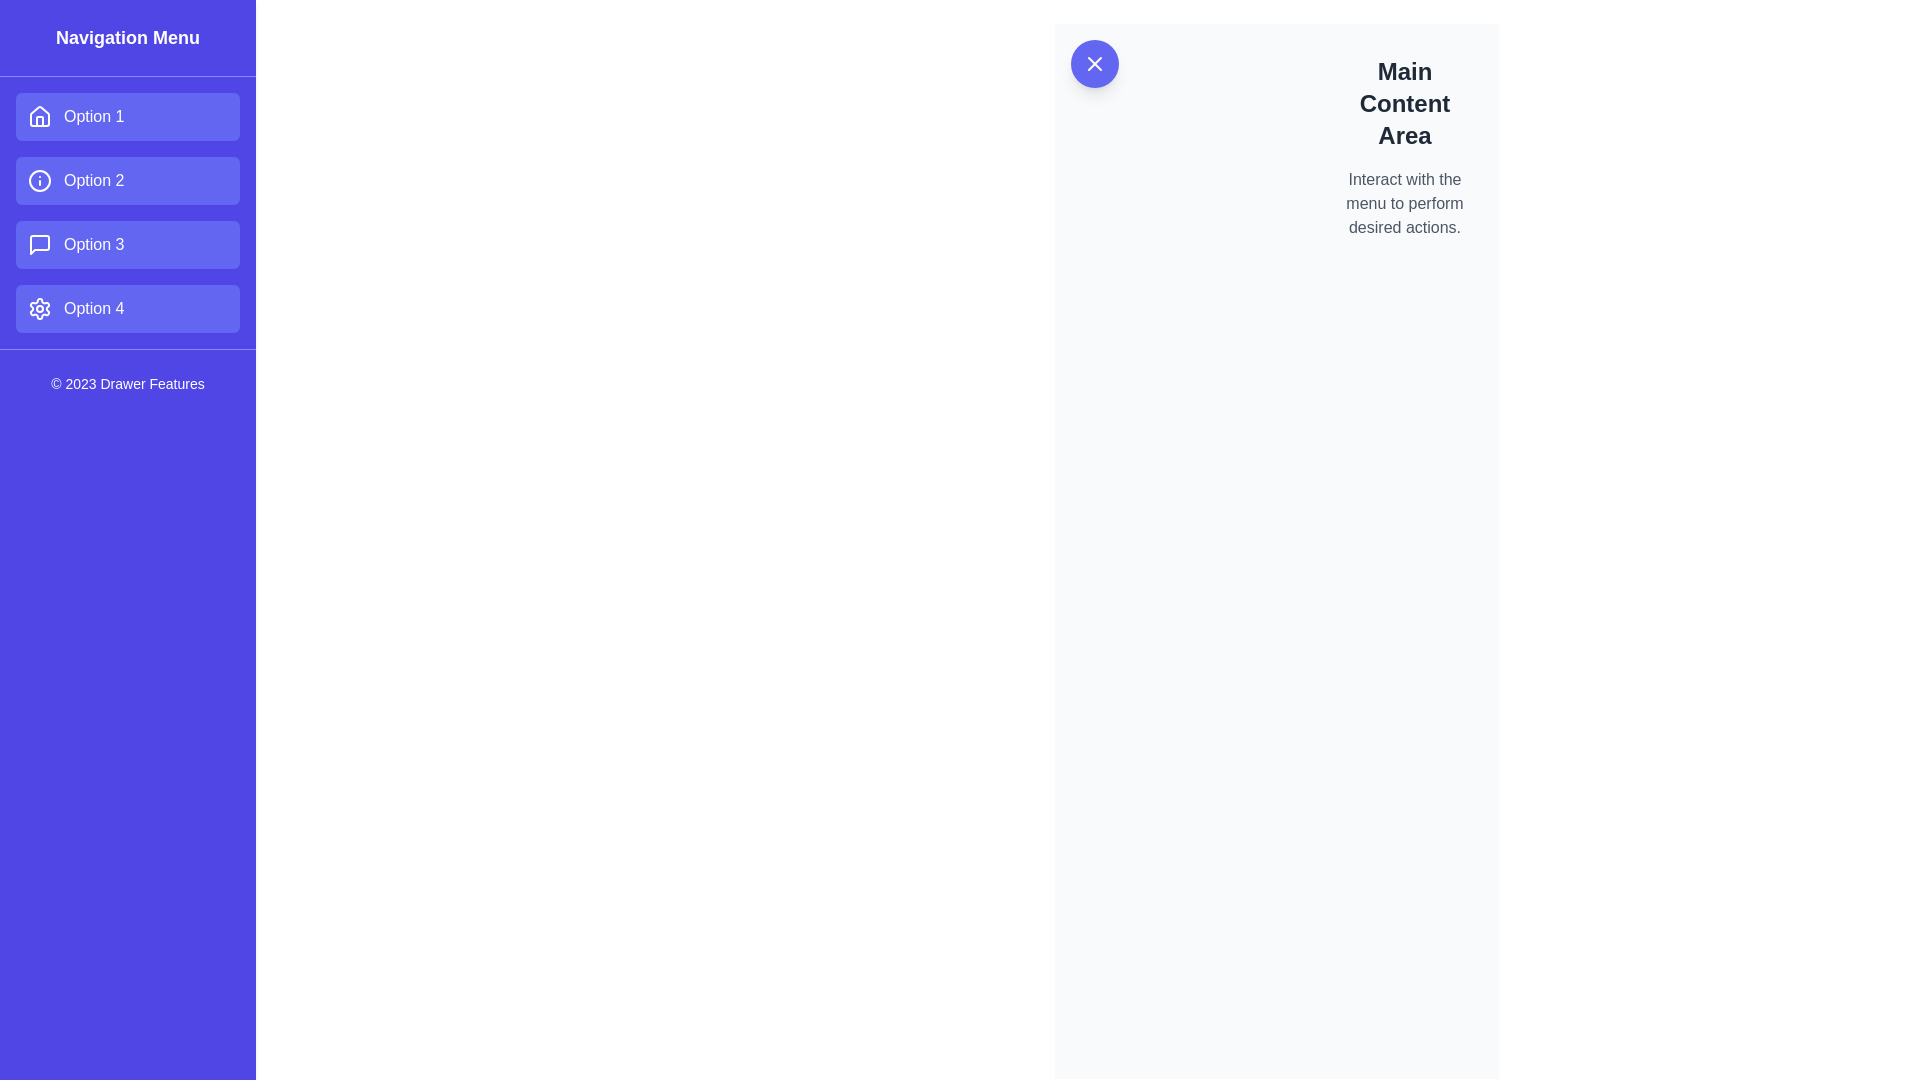 This screenshot has height=1080, width=1920. Describe the element at coordinates (127, 181) in the screenshot. I see `the navigation button labeled 'Option 2' located in the vertical menu` at that location.